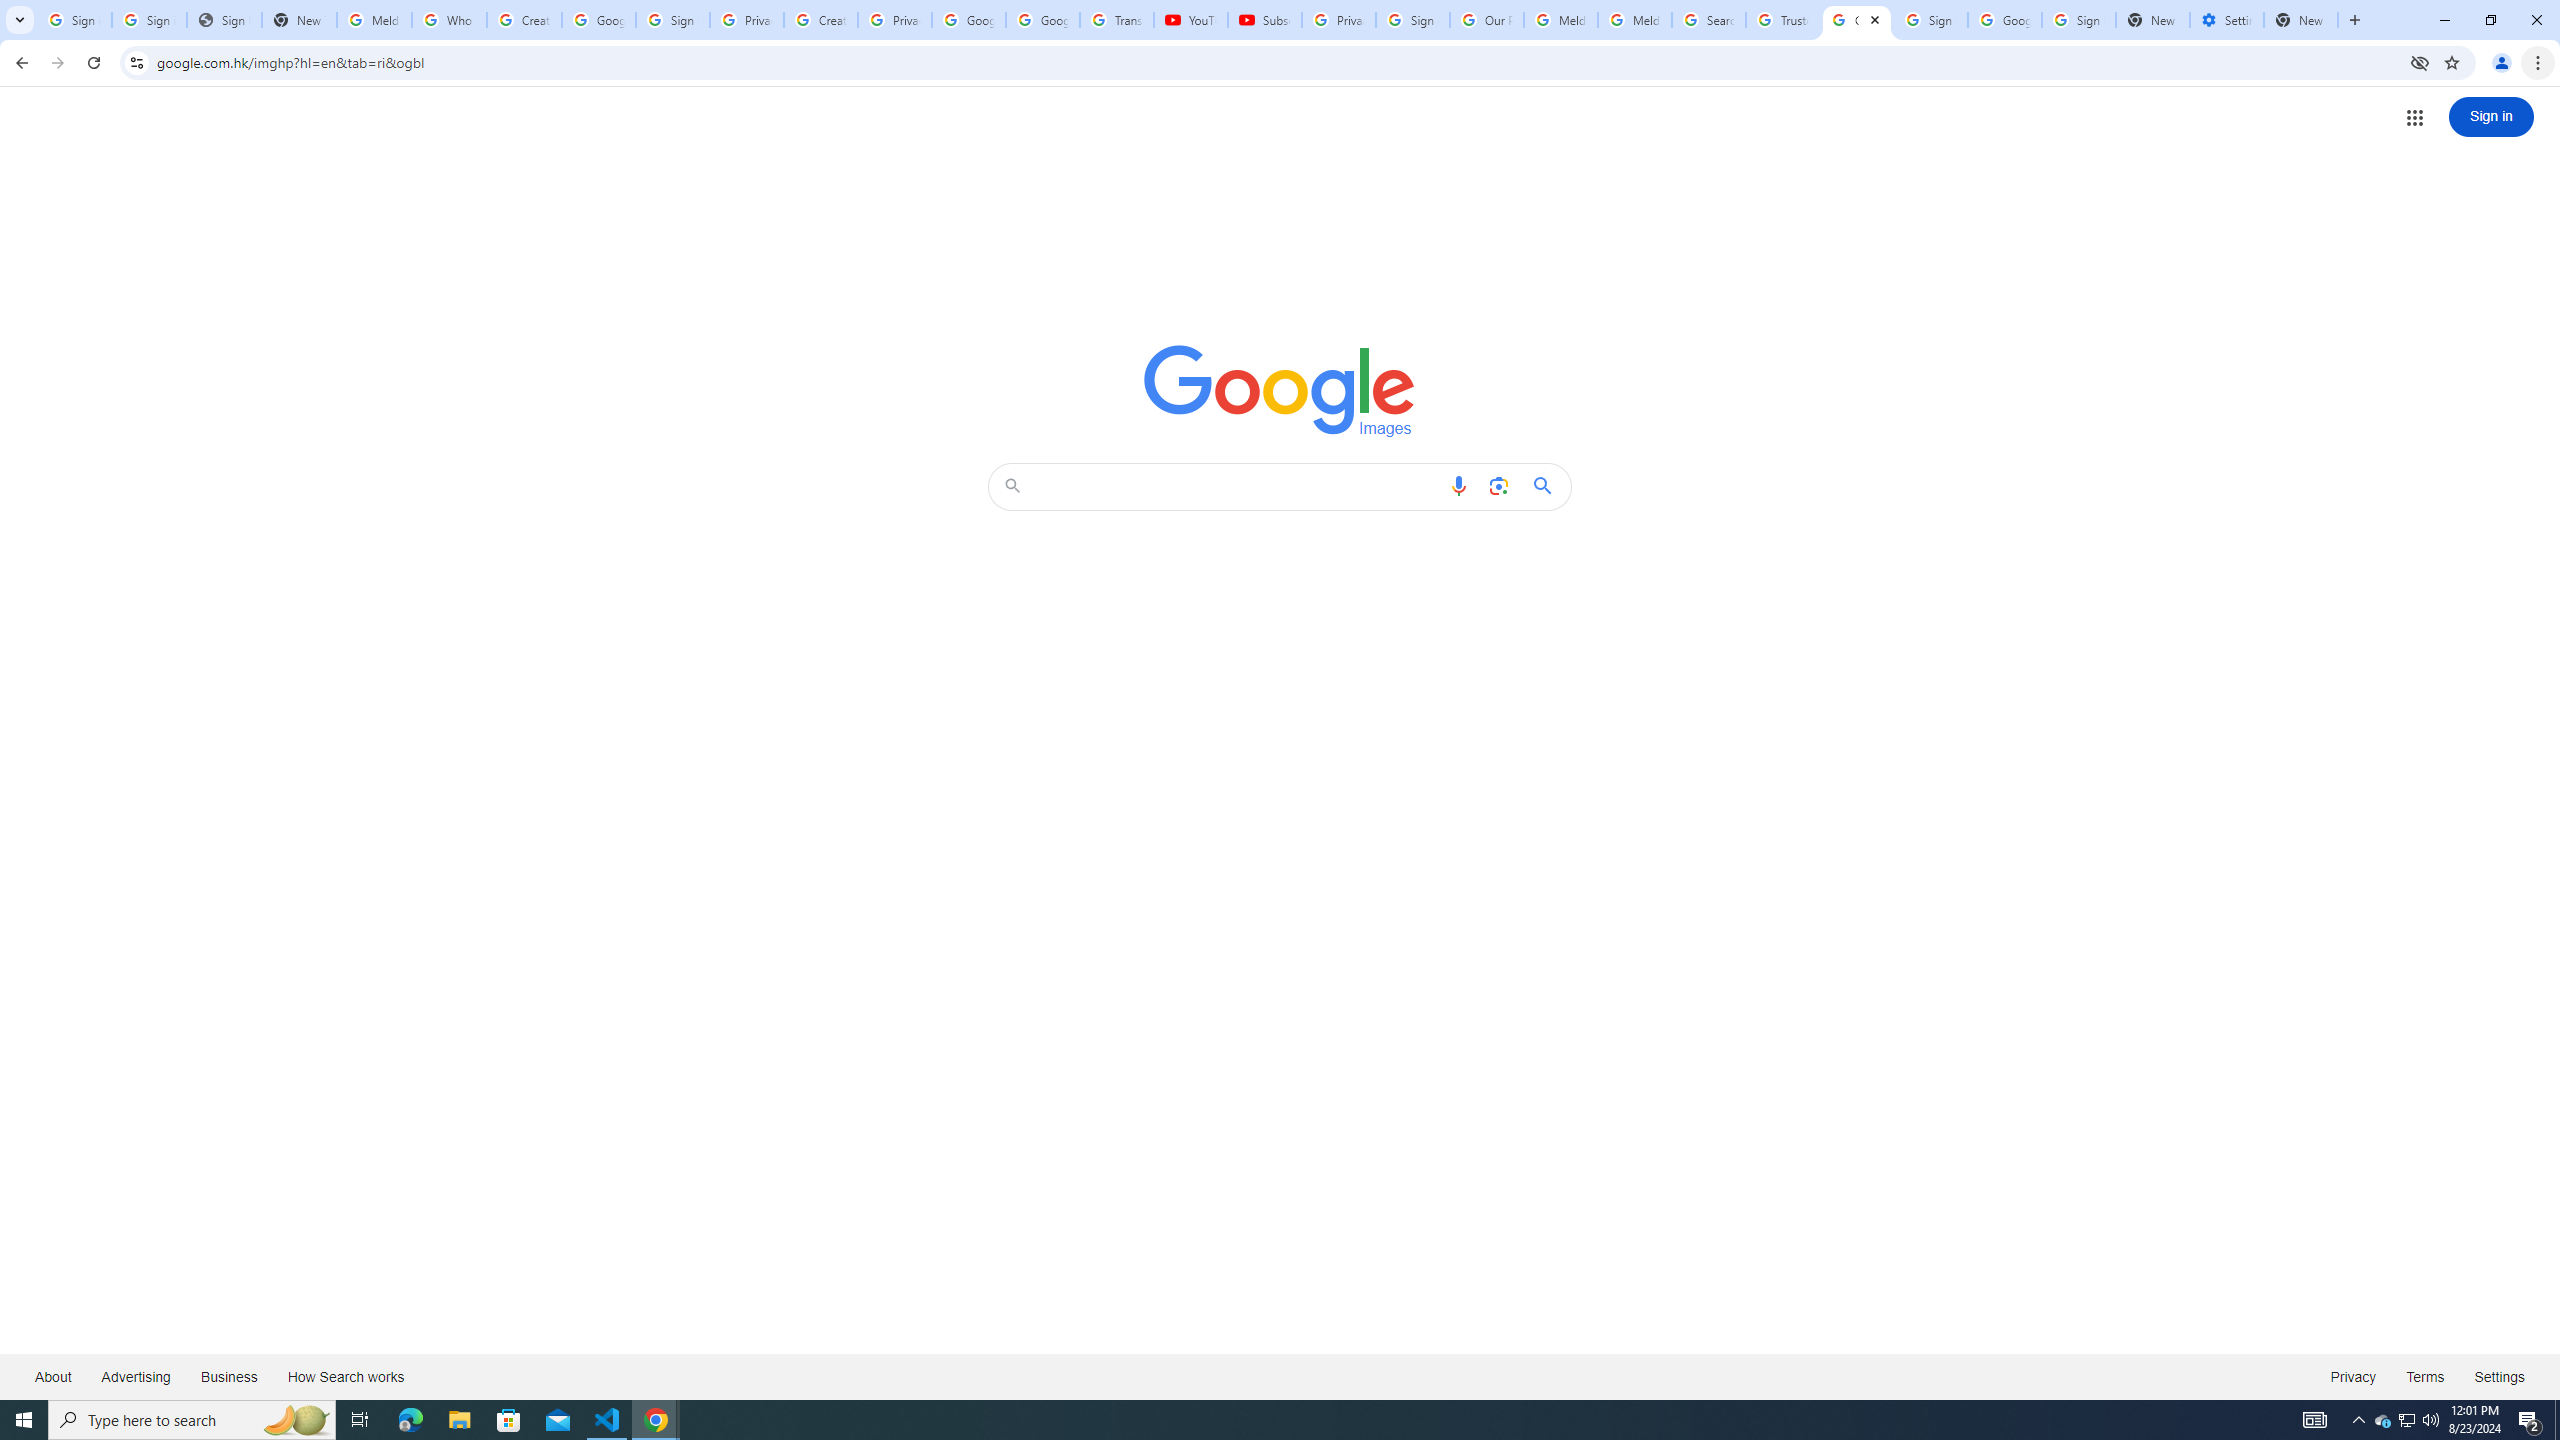 The height and width of the screenshot is (1440, 2560). Describe the element at coordinates (148, 19) in the screenshot. I see `'Sign in - Google Accounts'` at that location.